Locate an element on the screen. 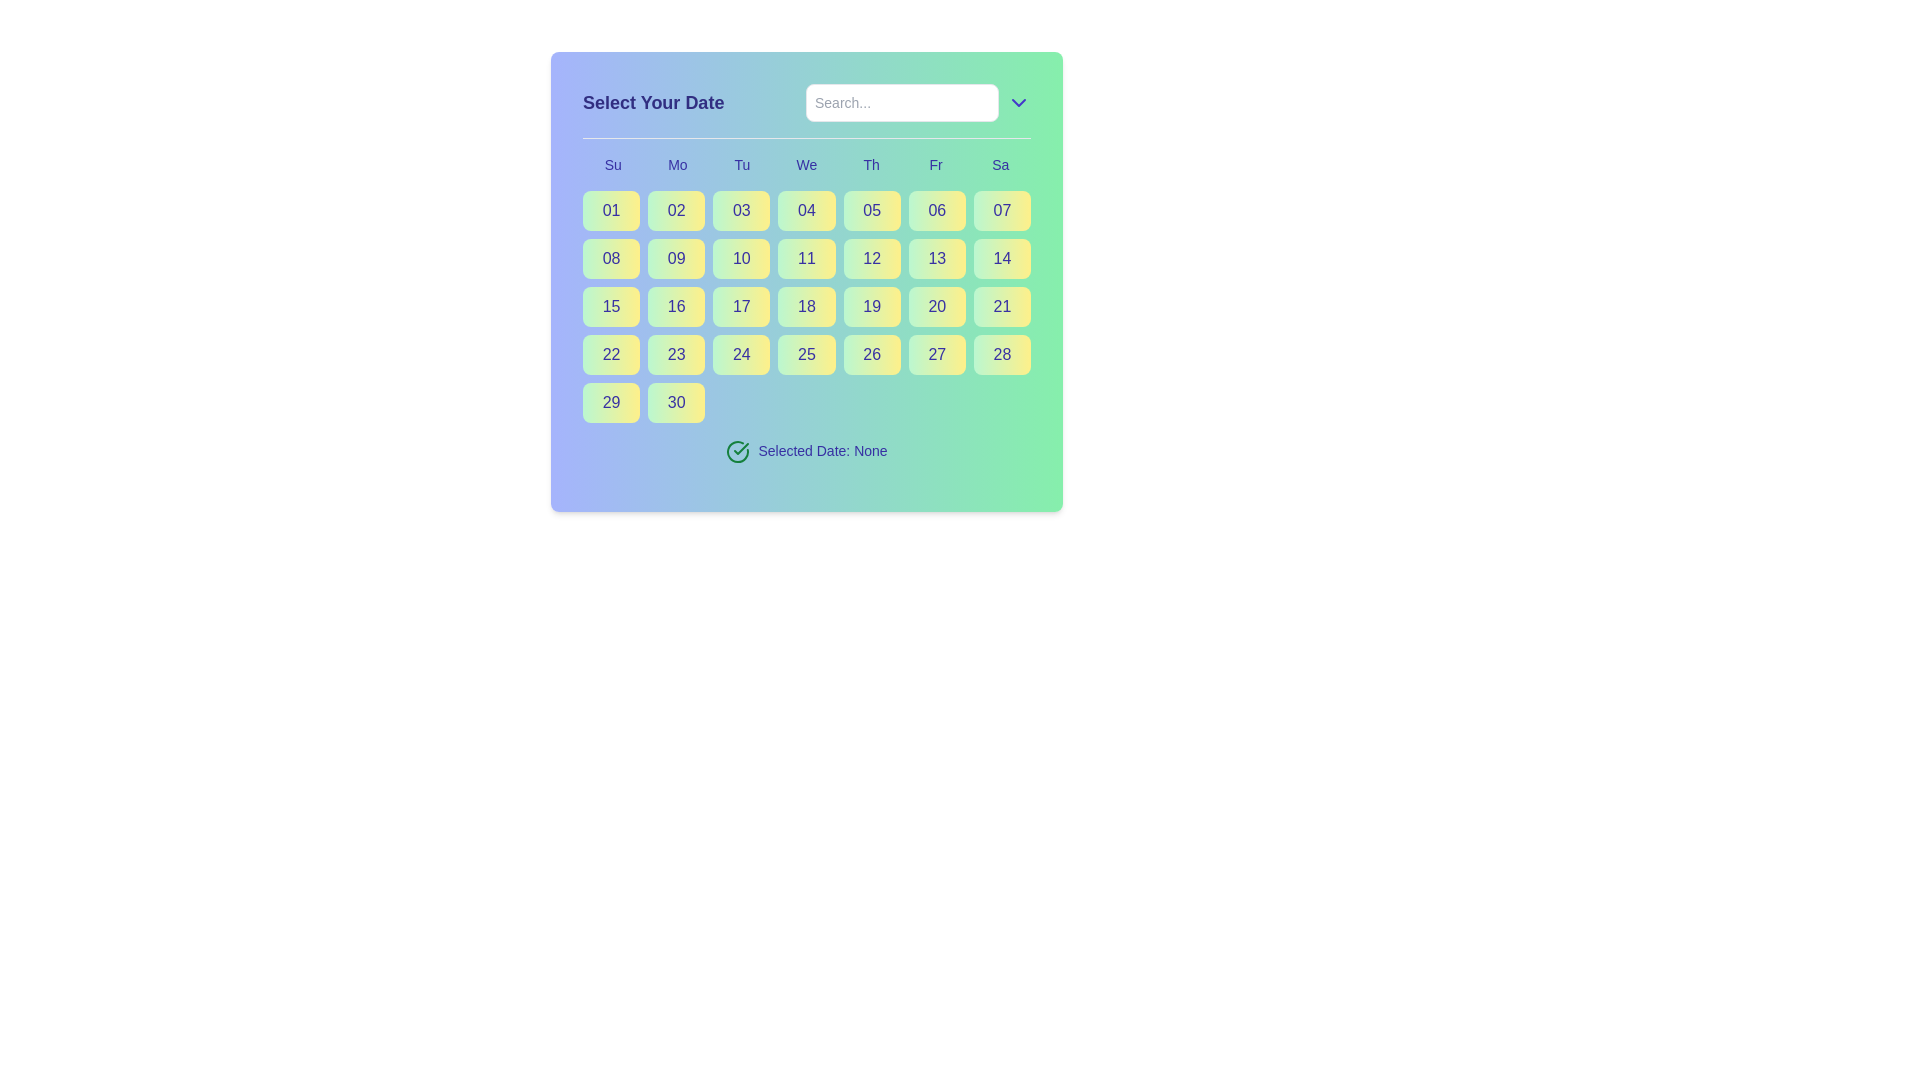  the date button in the calendar interface, located in the fourth row and fourth column is located at coordinates (806, 353).